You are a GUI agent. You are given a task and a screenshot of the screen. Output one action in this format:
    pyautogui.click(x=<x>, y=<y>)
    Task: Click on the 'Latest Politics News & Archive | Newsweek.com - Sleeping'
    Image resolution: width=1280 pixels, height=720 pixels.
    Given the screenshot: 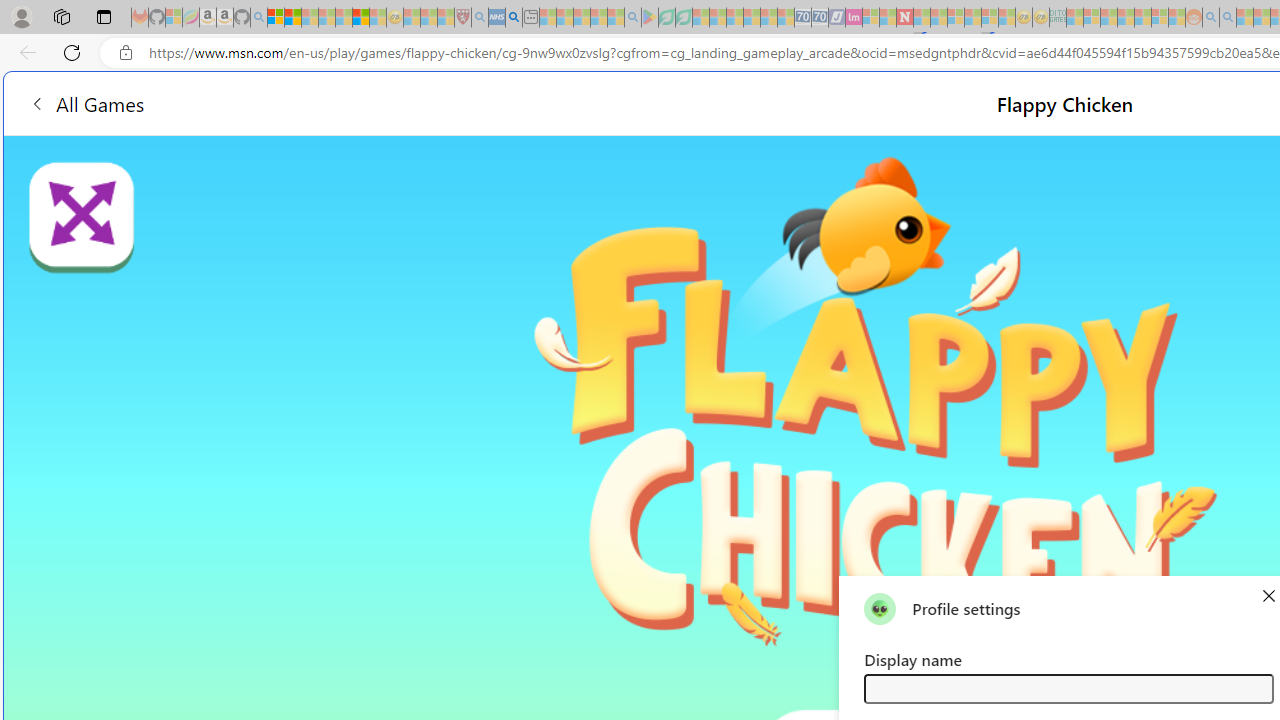 What is the action you would take?
    pyautogui.click(x=903, y=17)
    